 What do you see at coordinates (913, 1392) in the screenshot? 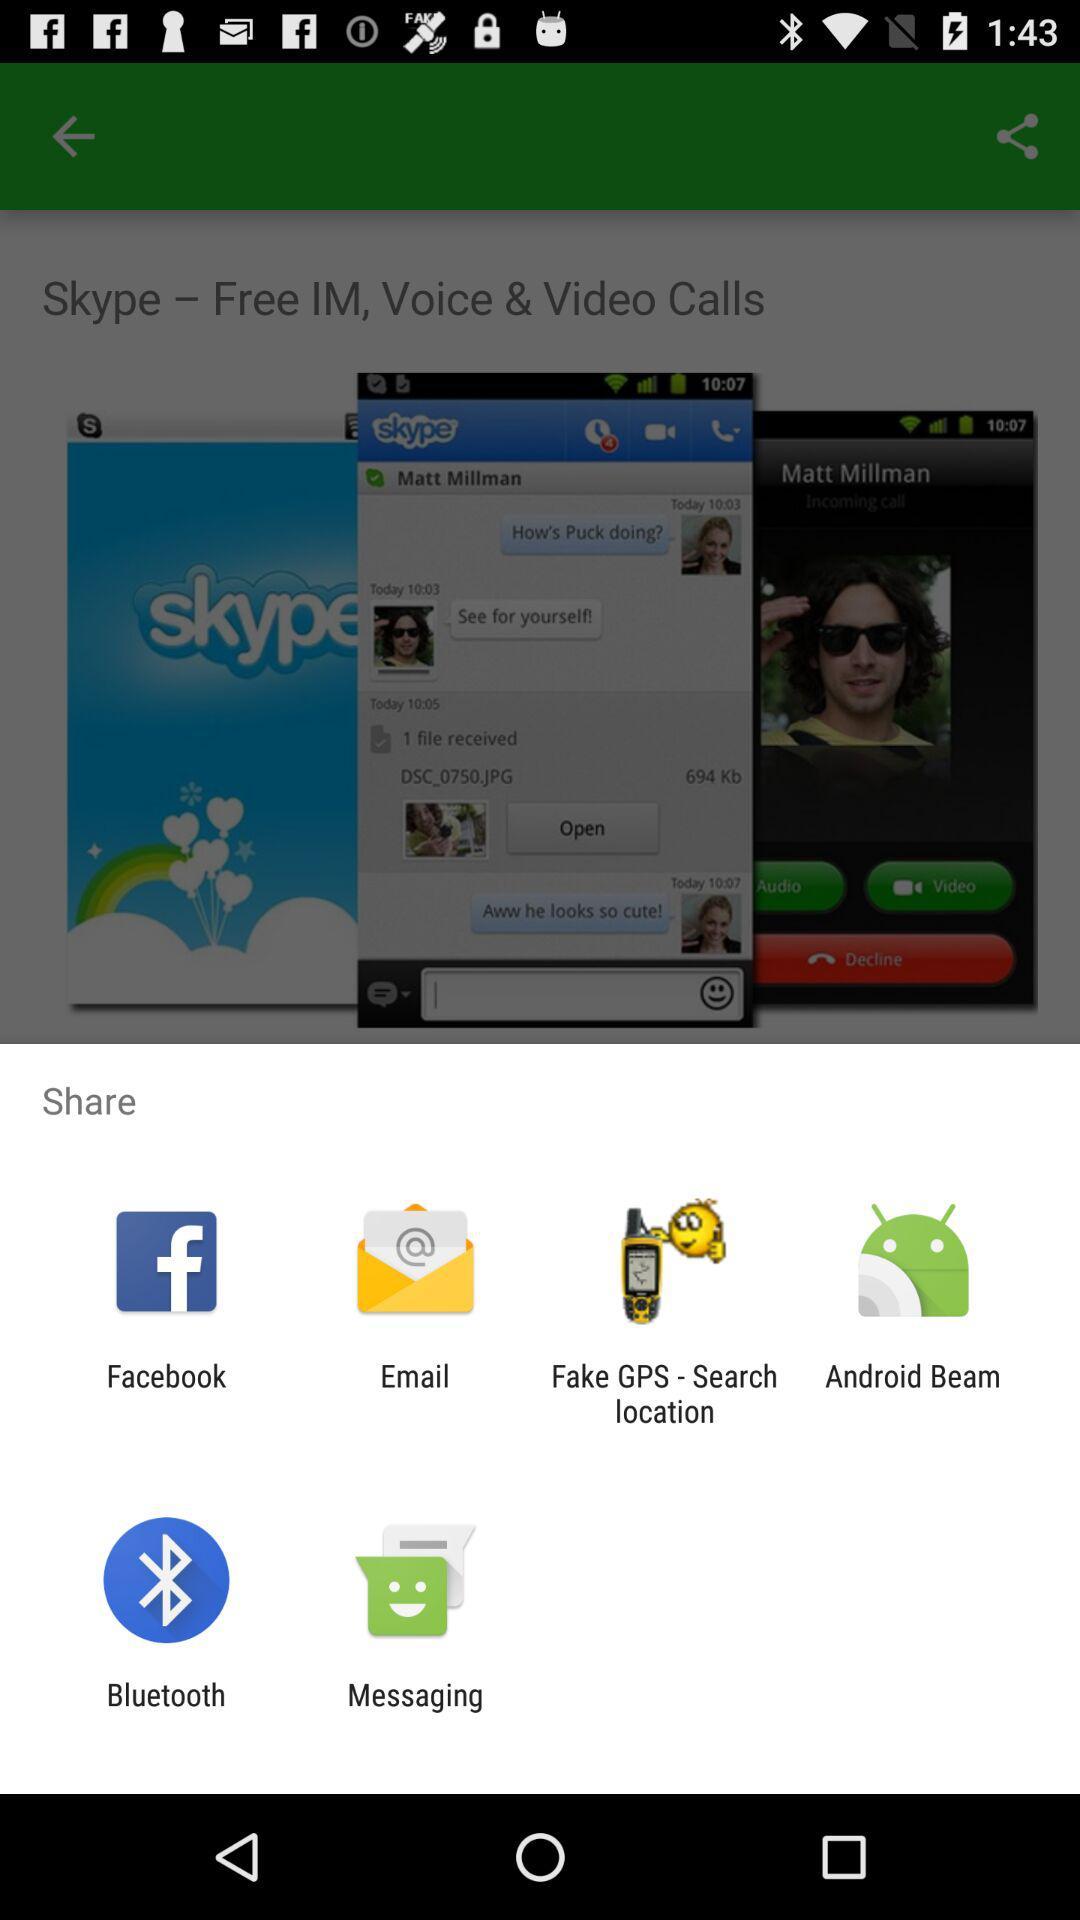
I see `android beam icon` at bounding box center [913, 1392].